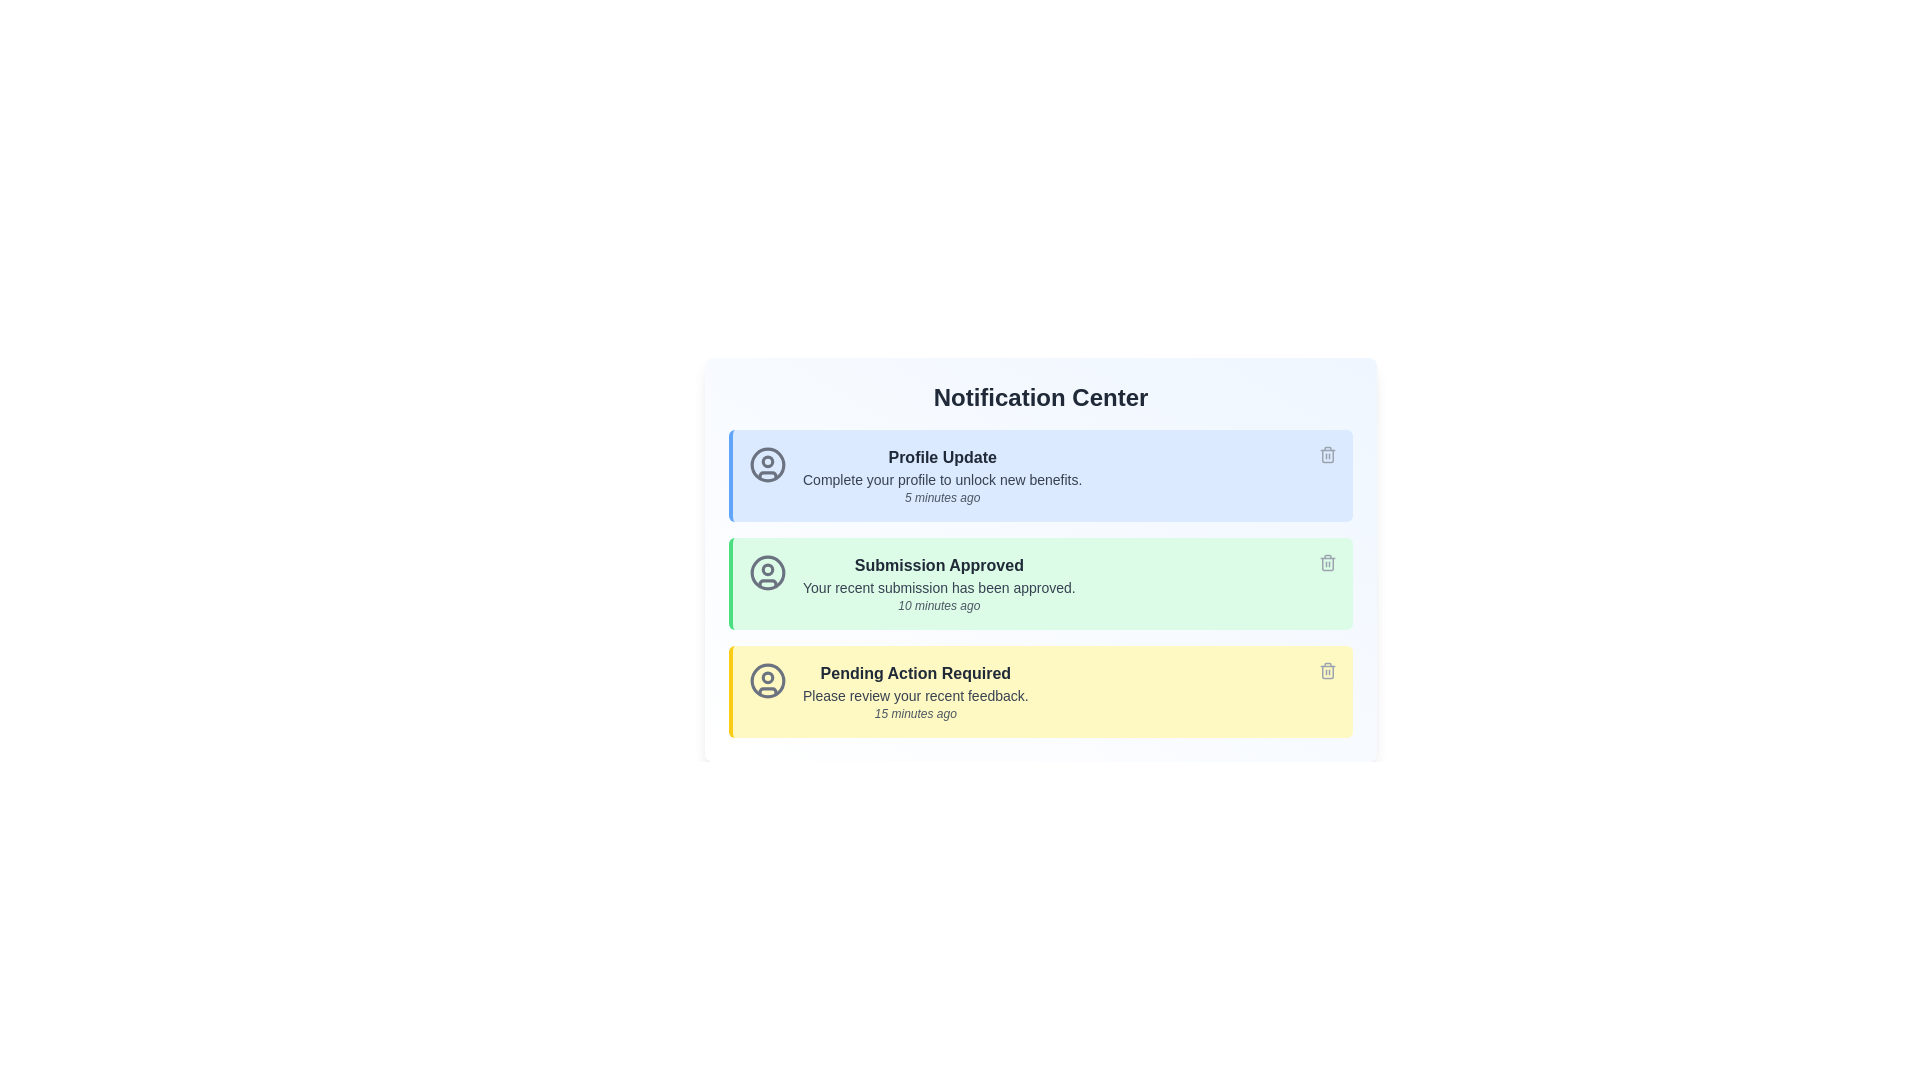 The height and width of the screenshot is (1080, 1920). I want to click on bold text label 'Profile Update' located at the top of the blue notification card in the notification center interface, so click(941, 458).